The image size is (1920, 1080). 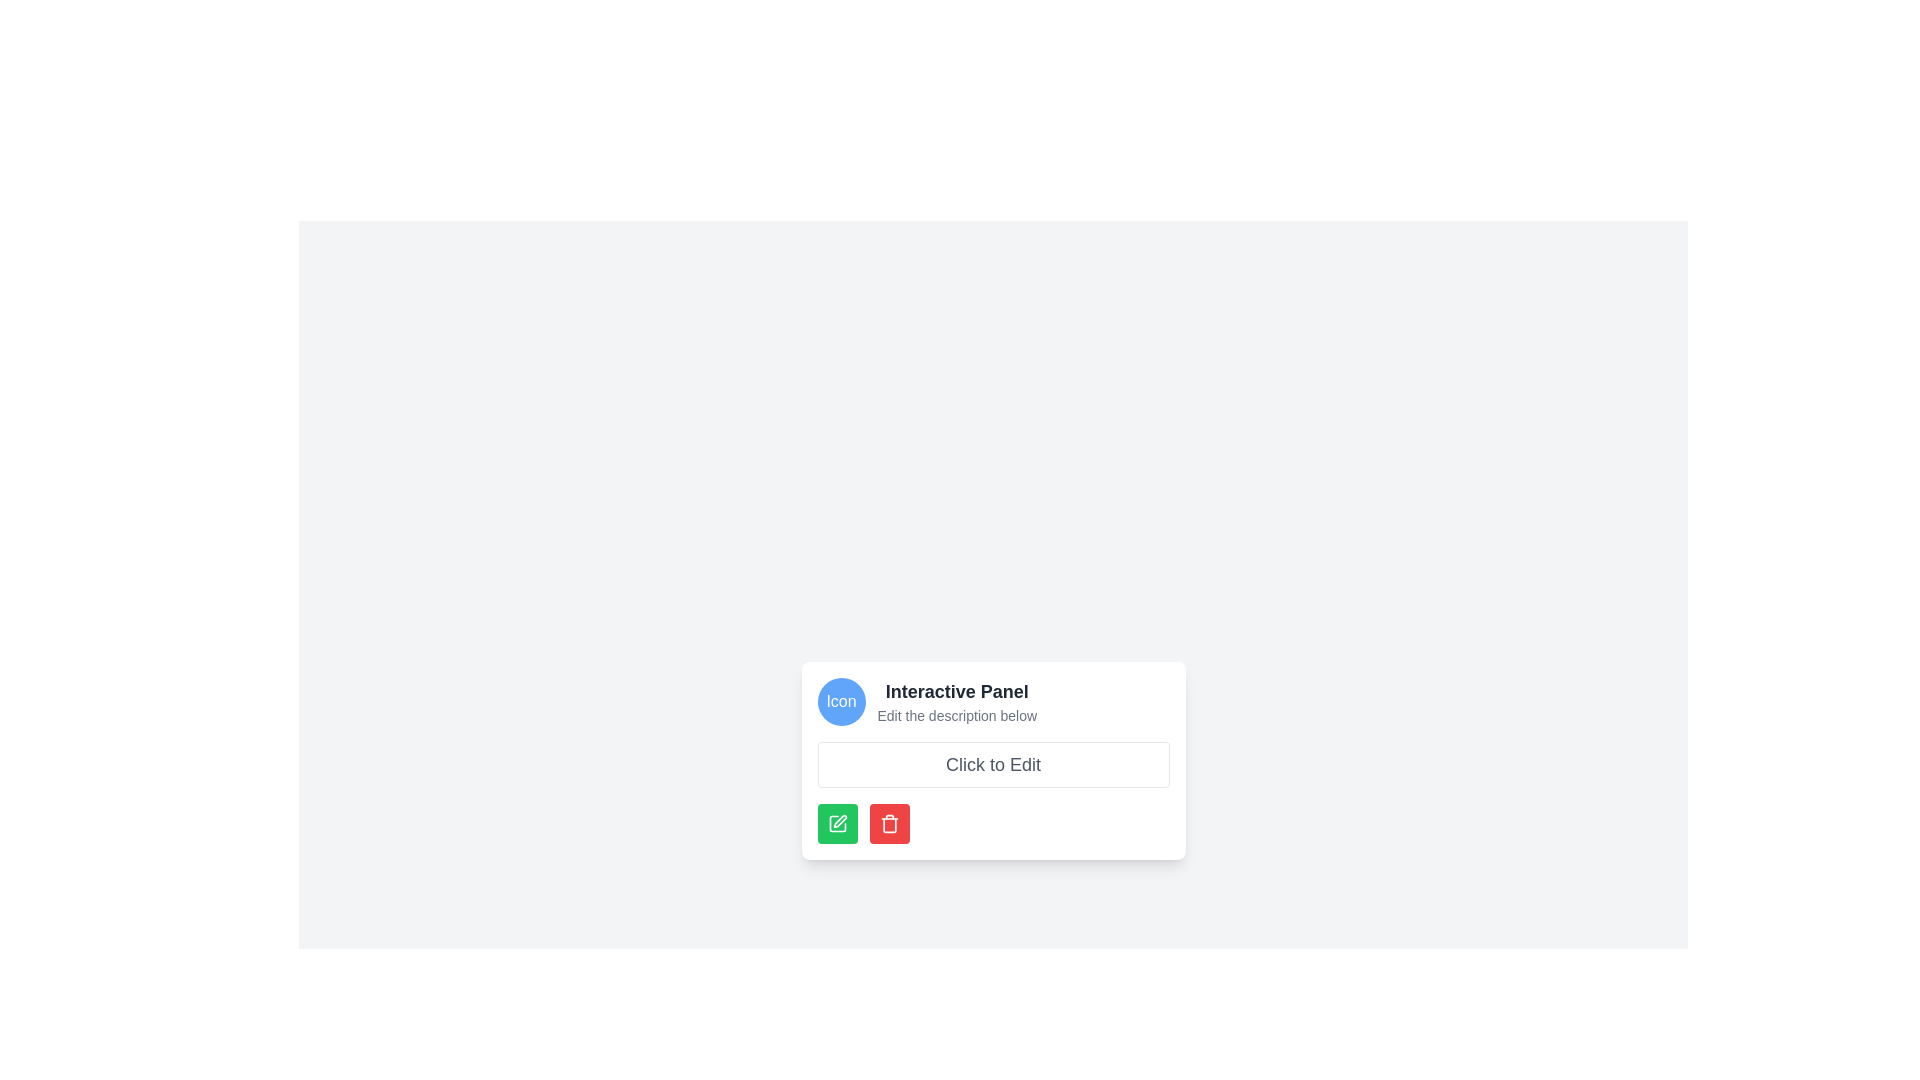 What do you see at coordinates (888, 825) in the screenshot?
I see `the main body rectangle of the trash can icon, which is part of a vector graphic used as a delete button` at bounding box center [888, 825].